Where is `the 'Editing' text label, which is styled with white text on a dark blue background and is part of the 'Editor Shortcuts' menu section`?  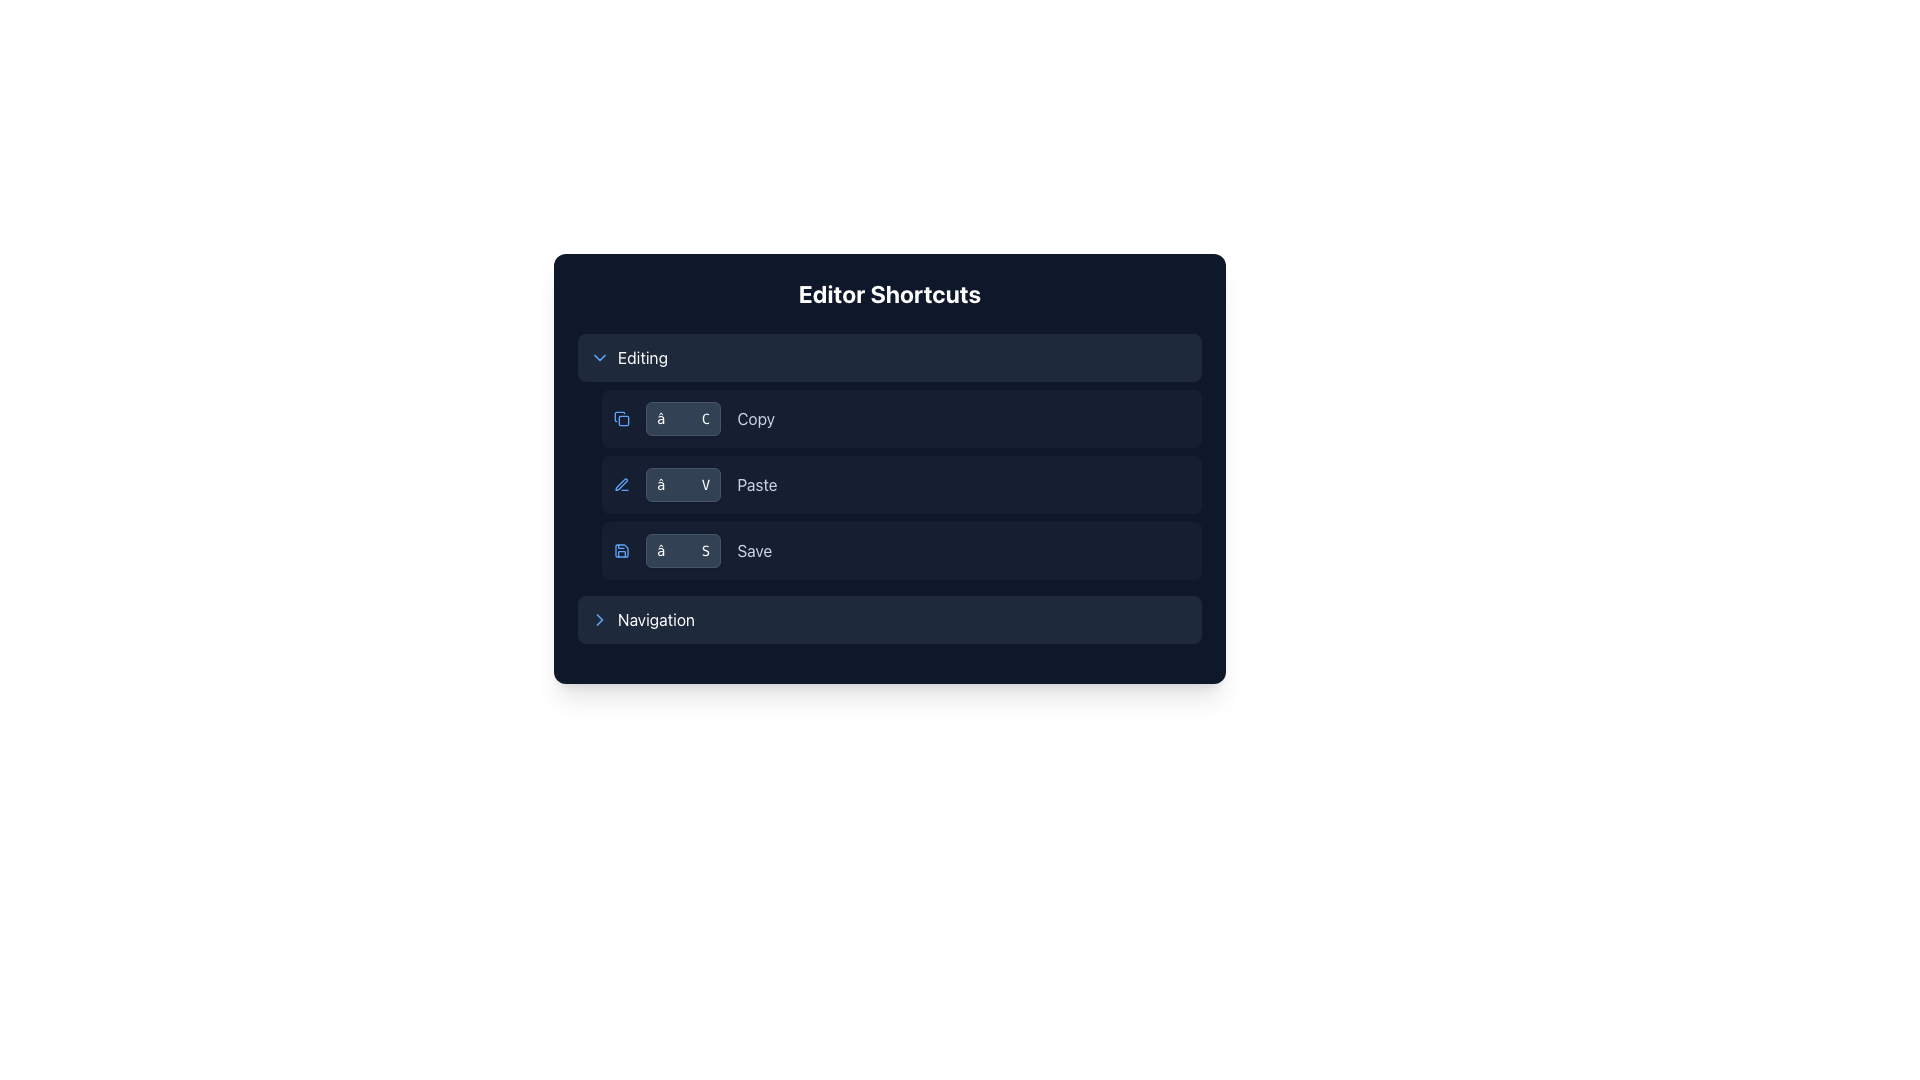 the 'Editing' text label, which is styled with white text on a dark blue background and is part of the 'Editor Shortcuts' menu section is located at coordinates (643, 357).